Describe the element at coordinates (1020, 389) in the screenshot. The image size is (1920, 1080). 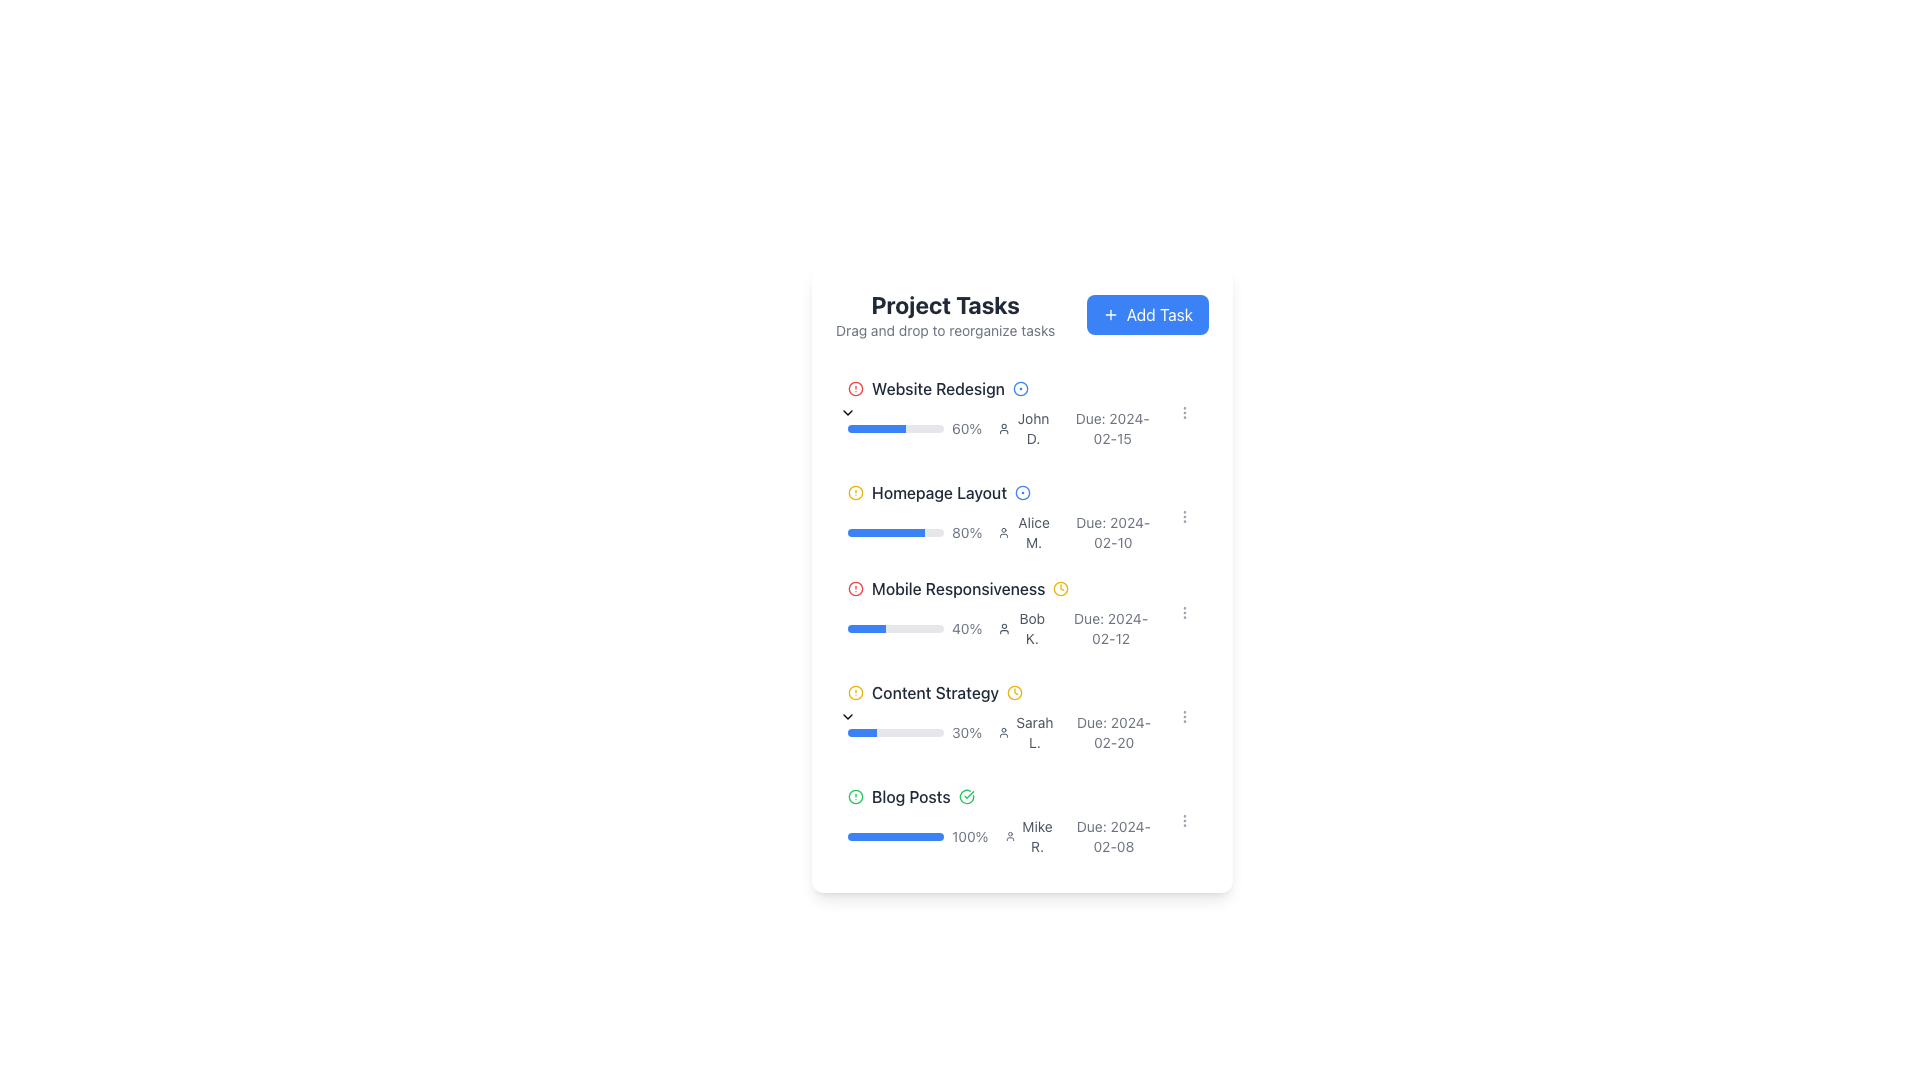
I see `the Status Indicator for the 'Website Redesign' task, which is located to the right of the 'Website Redesign' text and next to other icons` at that location.